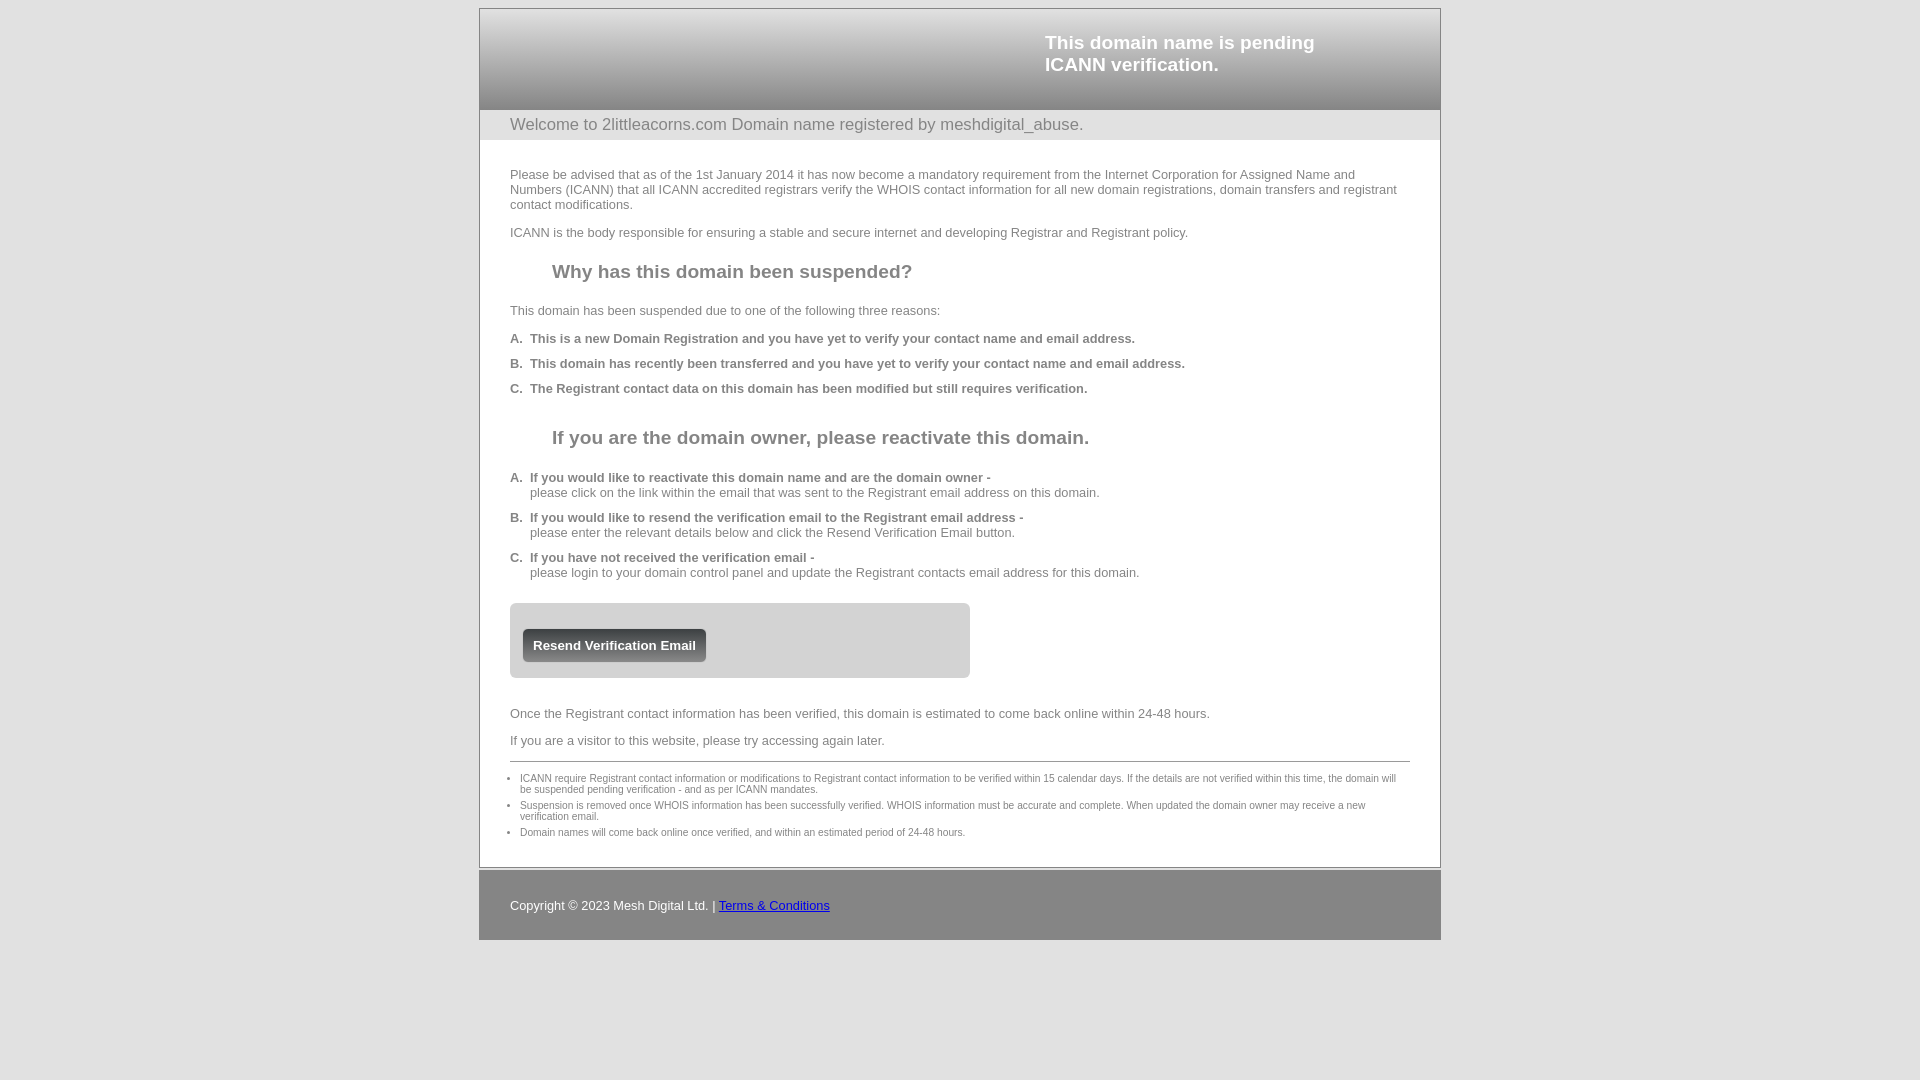 This screenshot has width=1920, height=1080. I want to click on 'Terms & Conditions', so click(773, 905).